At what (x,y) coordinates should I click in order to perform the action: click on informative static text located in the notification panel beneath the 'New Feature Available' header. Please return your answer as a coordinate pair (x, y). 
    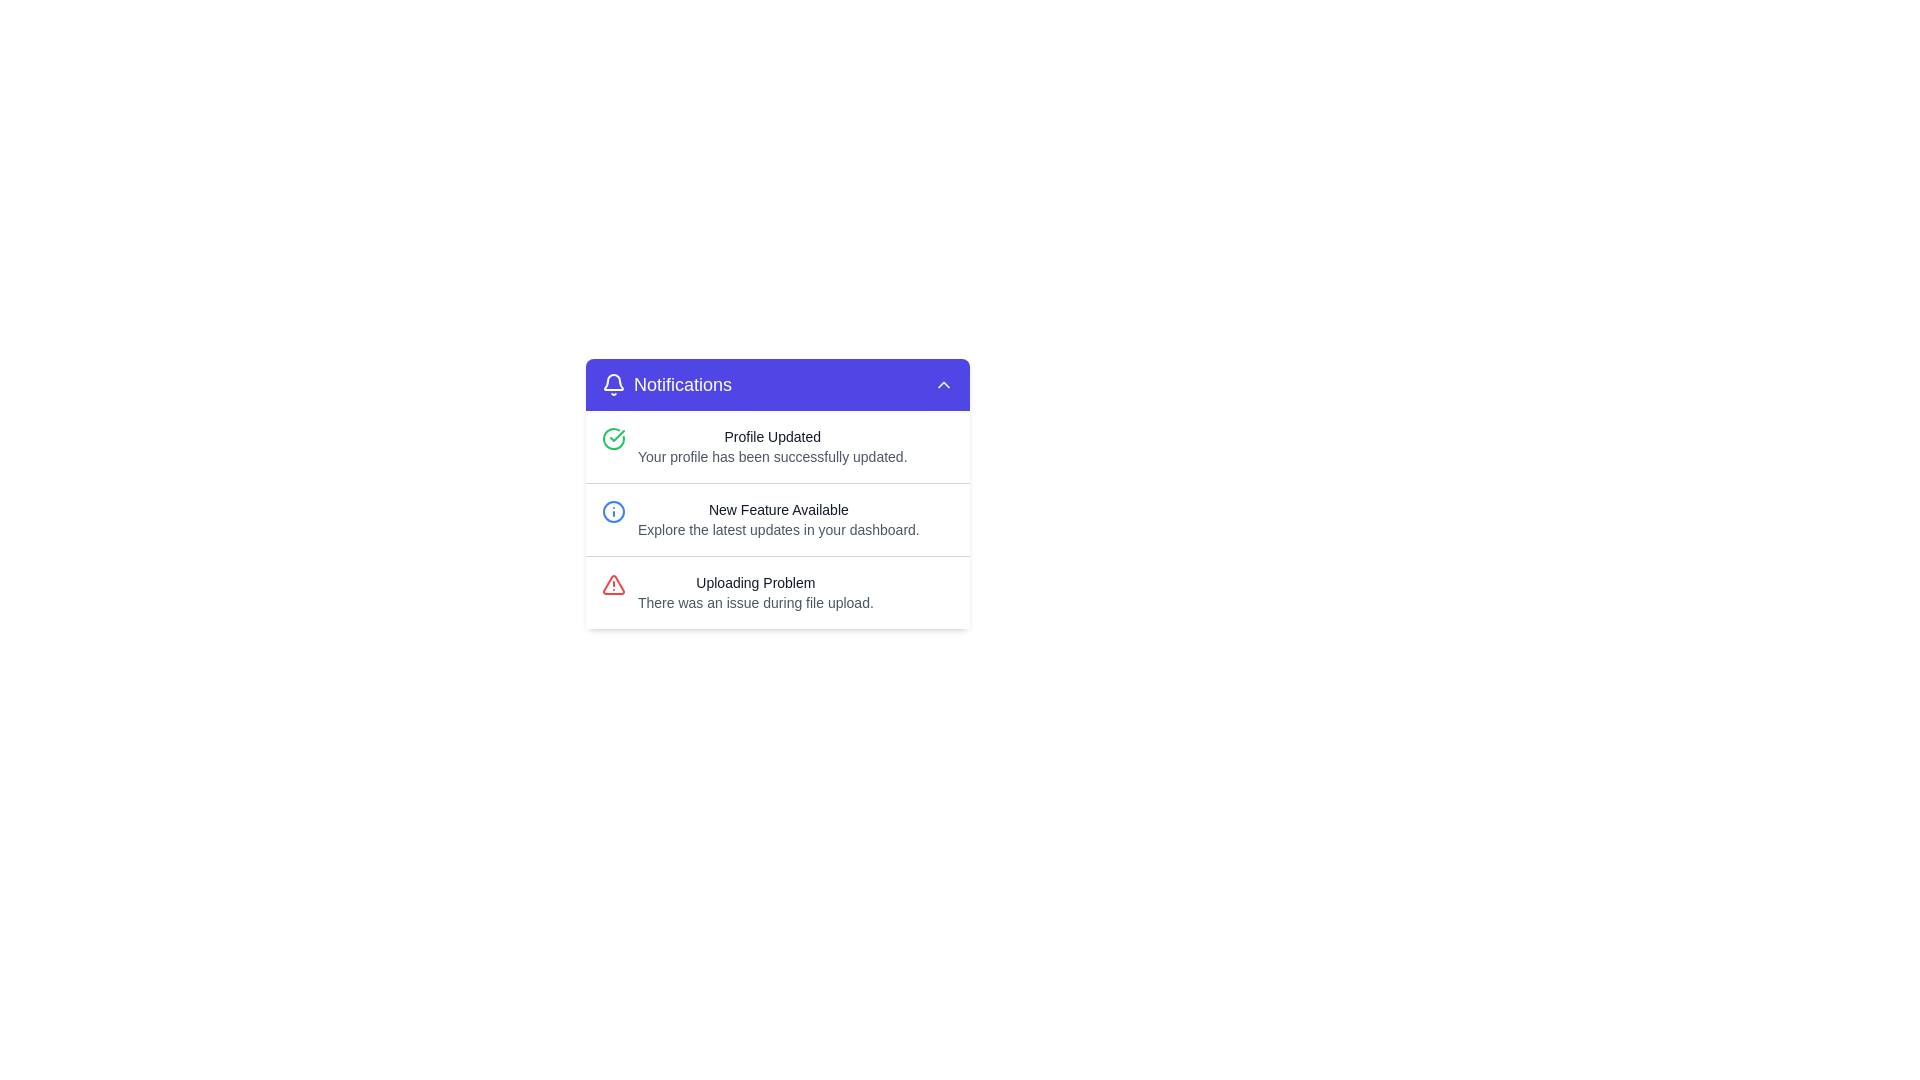
    Looking at the image, I should click on (777, 528).